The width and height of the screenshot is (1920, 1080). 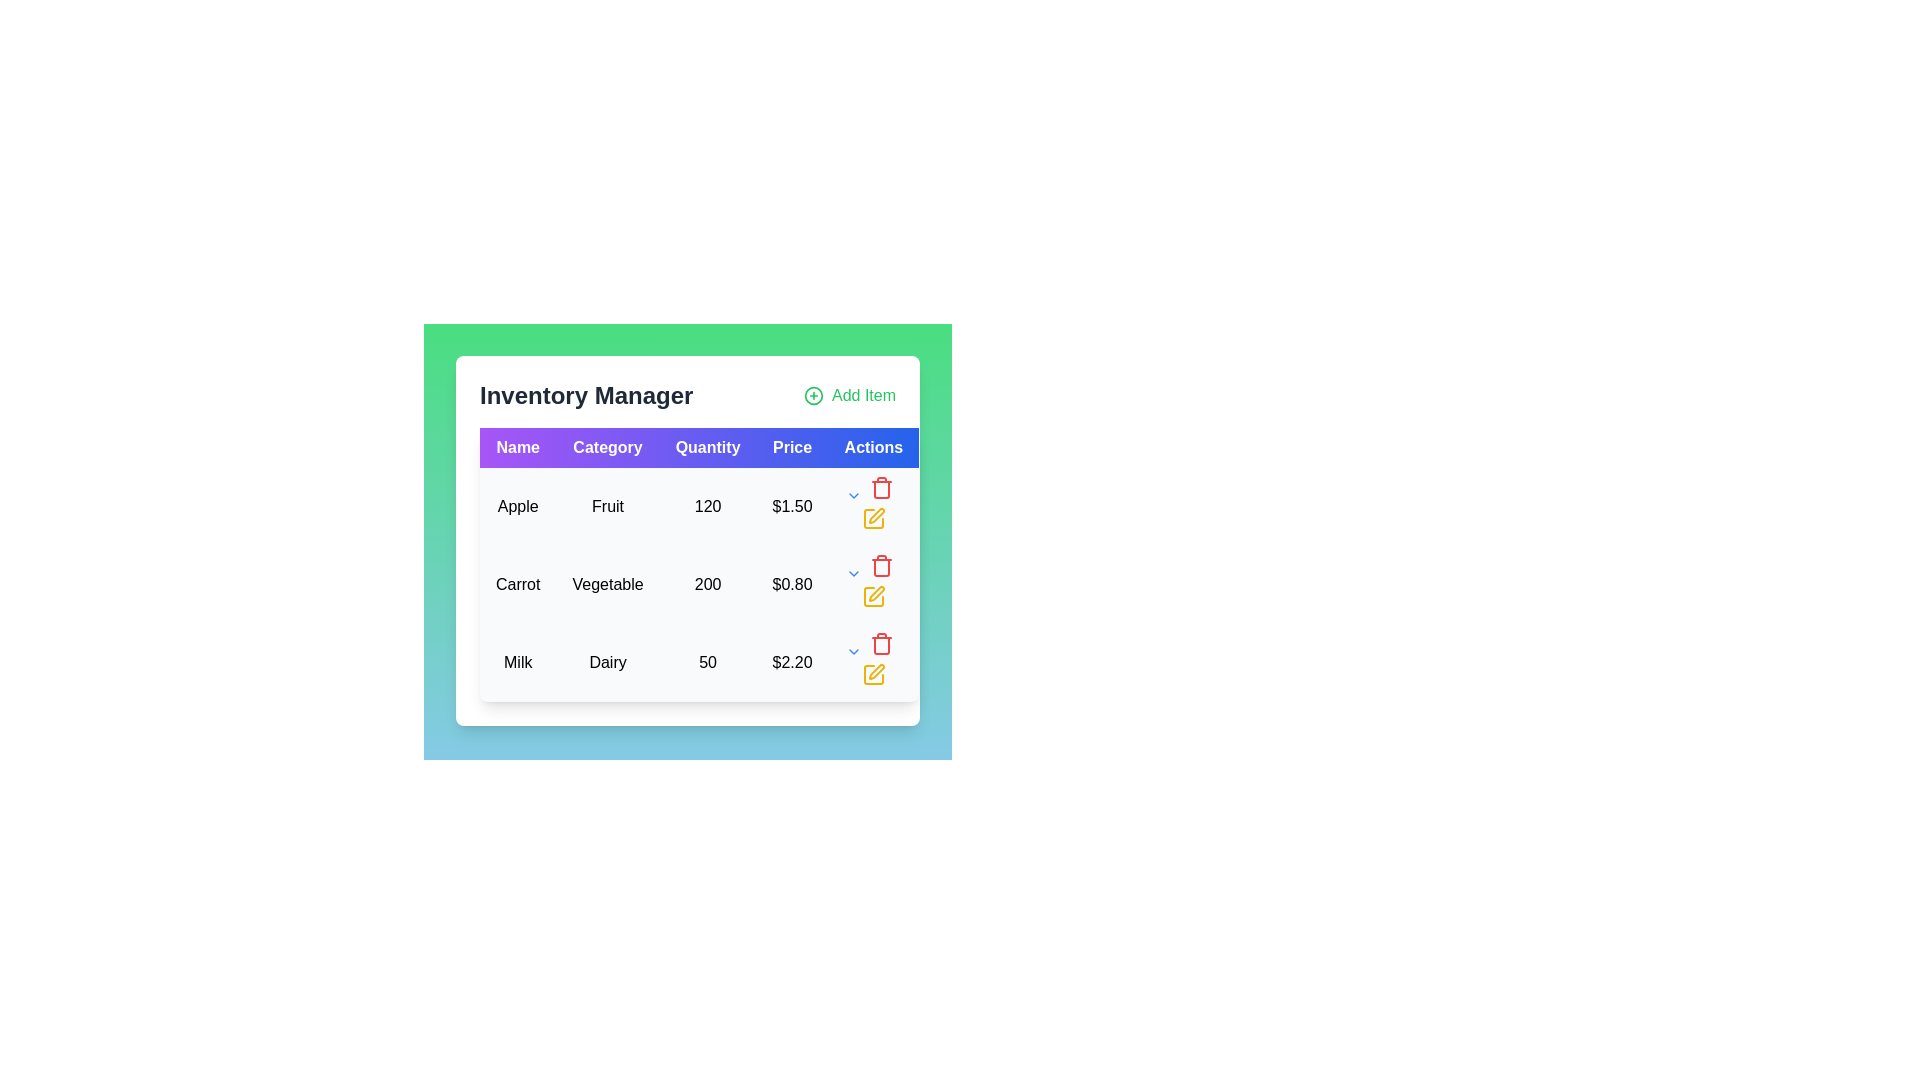 I want to click on label text of the Table Header Cell located between the 'Name' and 'Quantity' cells in the header row of the table, so click(x=607, y=446).